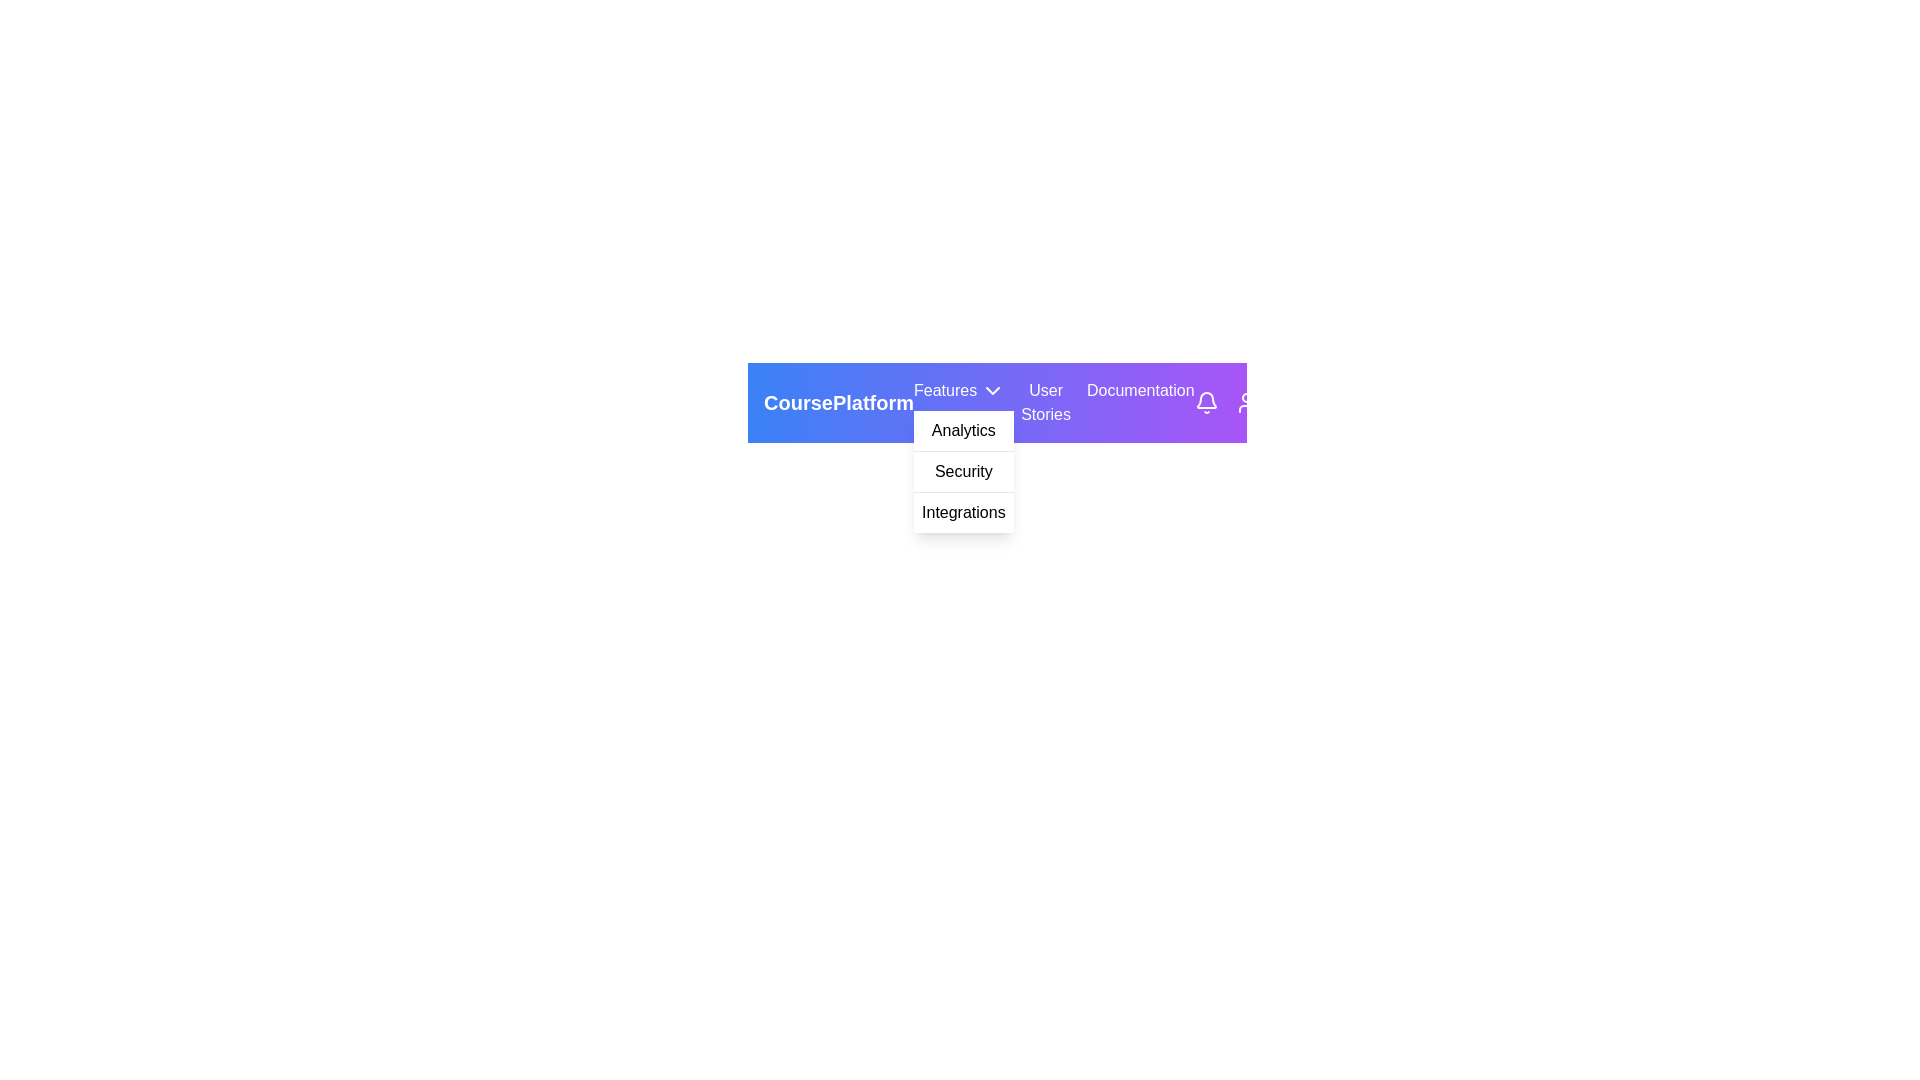  What do you see at coordinates (1045, 402) in the screenshot?
I see `the 'User Stories' label, which displays the text in white within a purple rectangle in the navigation bar` at bounding box center [1045, 402].